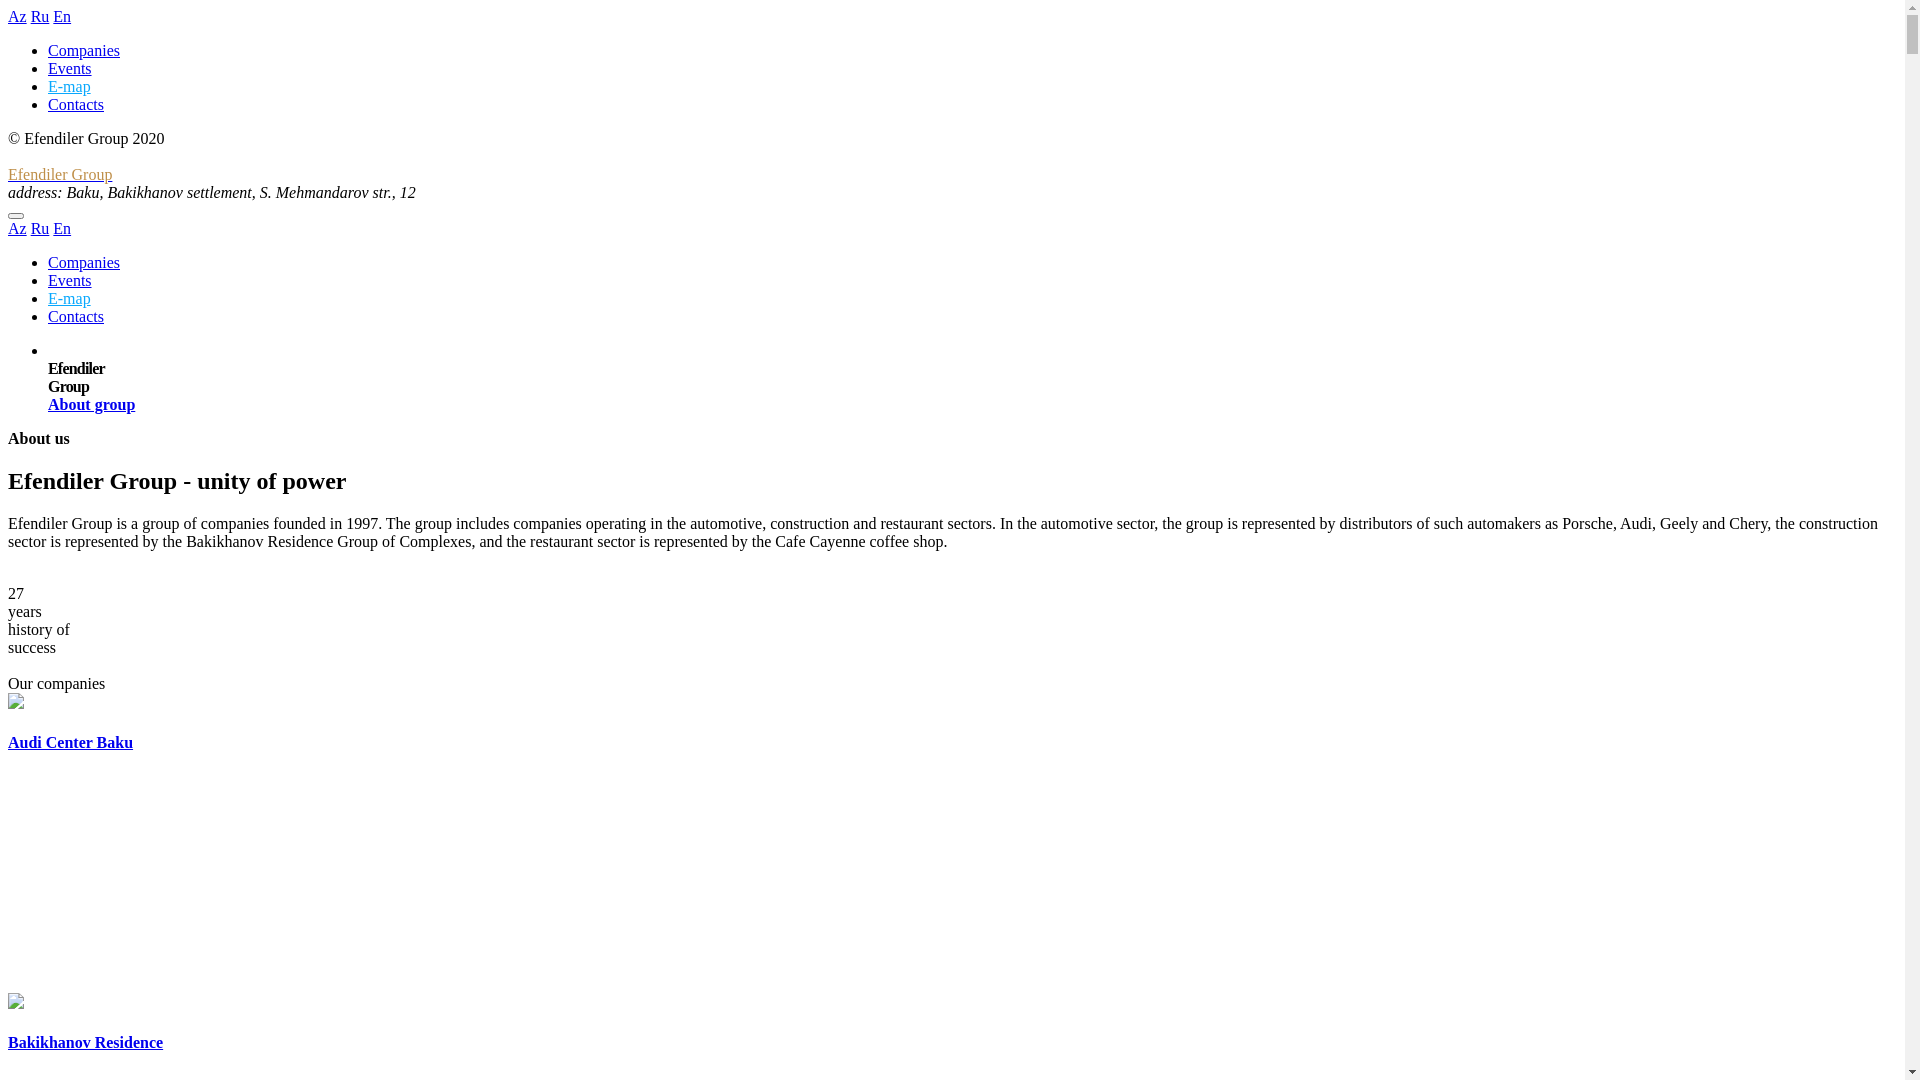 The width and height of the screenshot is (1920, 1080). Describe the element at coordinates (8, 184) in the screenshot. I see `'Efendiler Group'` at that location.